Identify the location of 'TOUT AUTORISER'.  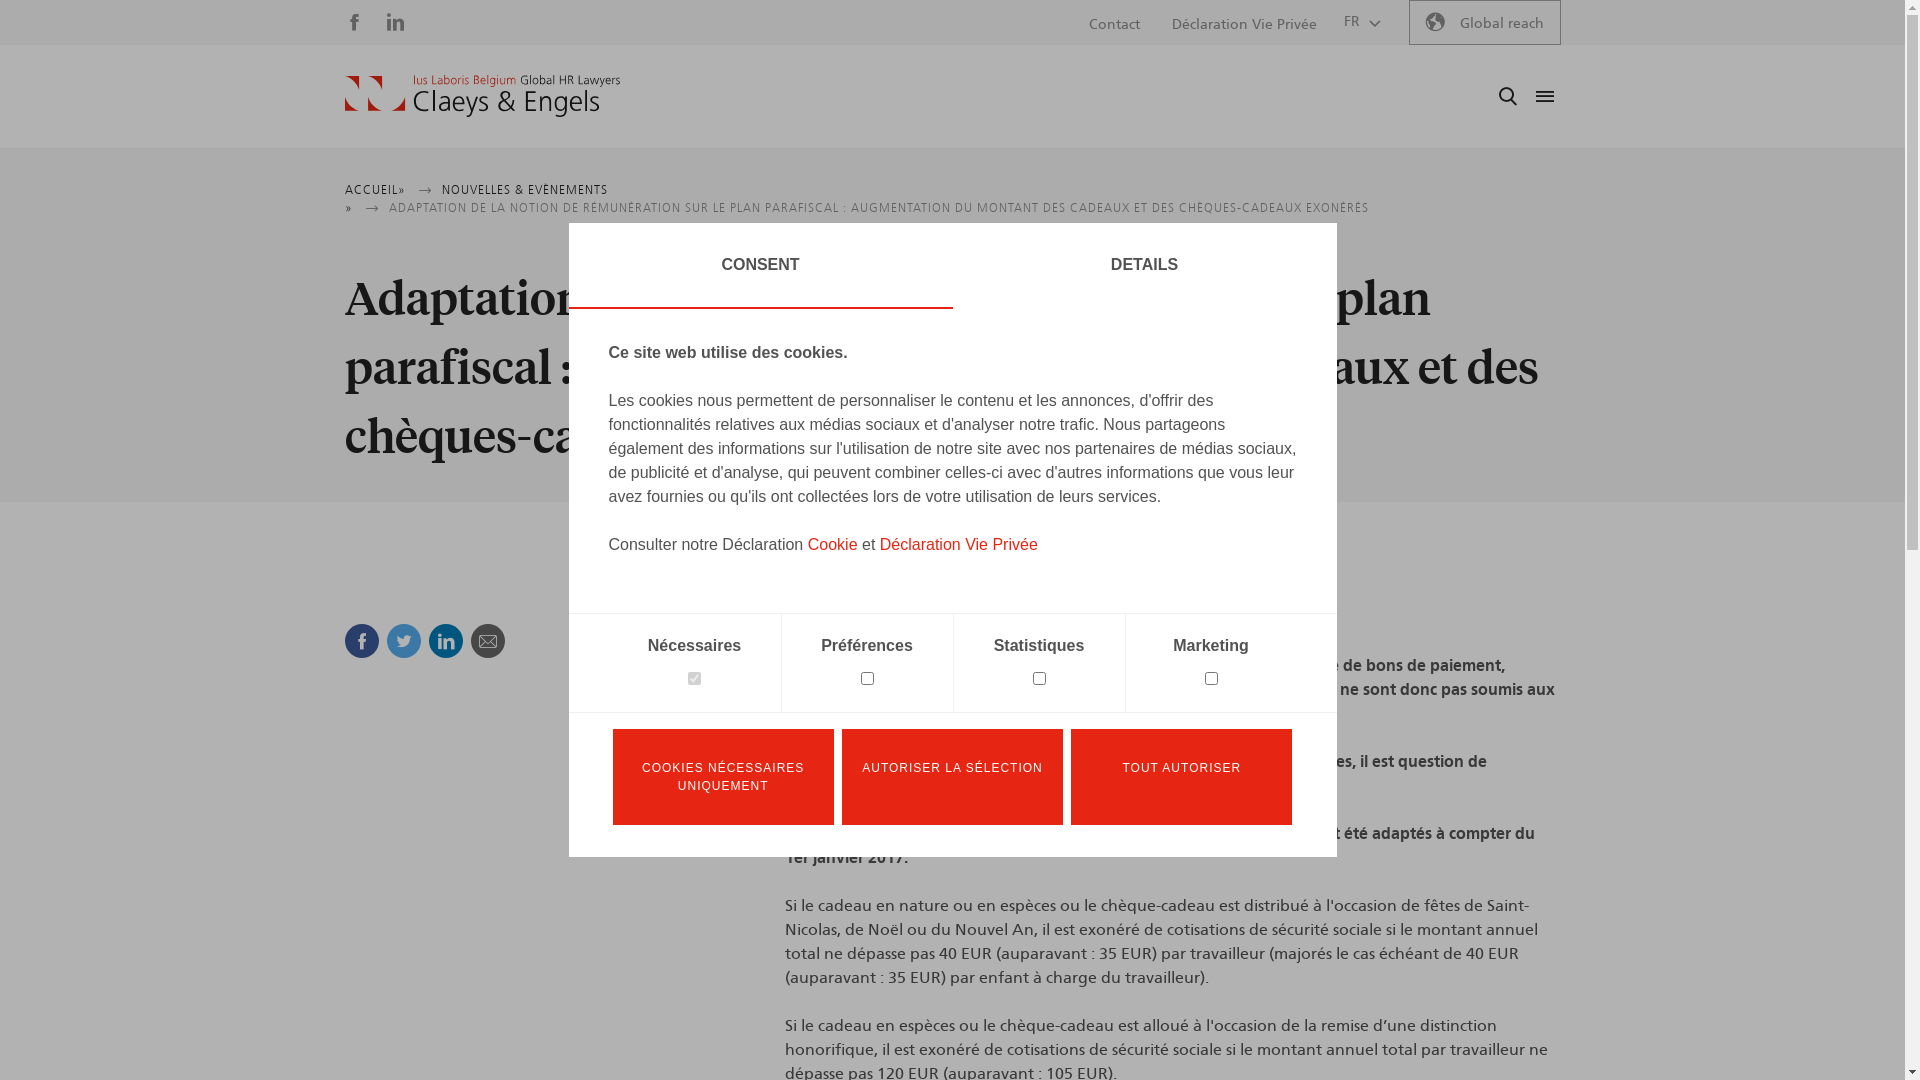
(1181, 775).